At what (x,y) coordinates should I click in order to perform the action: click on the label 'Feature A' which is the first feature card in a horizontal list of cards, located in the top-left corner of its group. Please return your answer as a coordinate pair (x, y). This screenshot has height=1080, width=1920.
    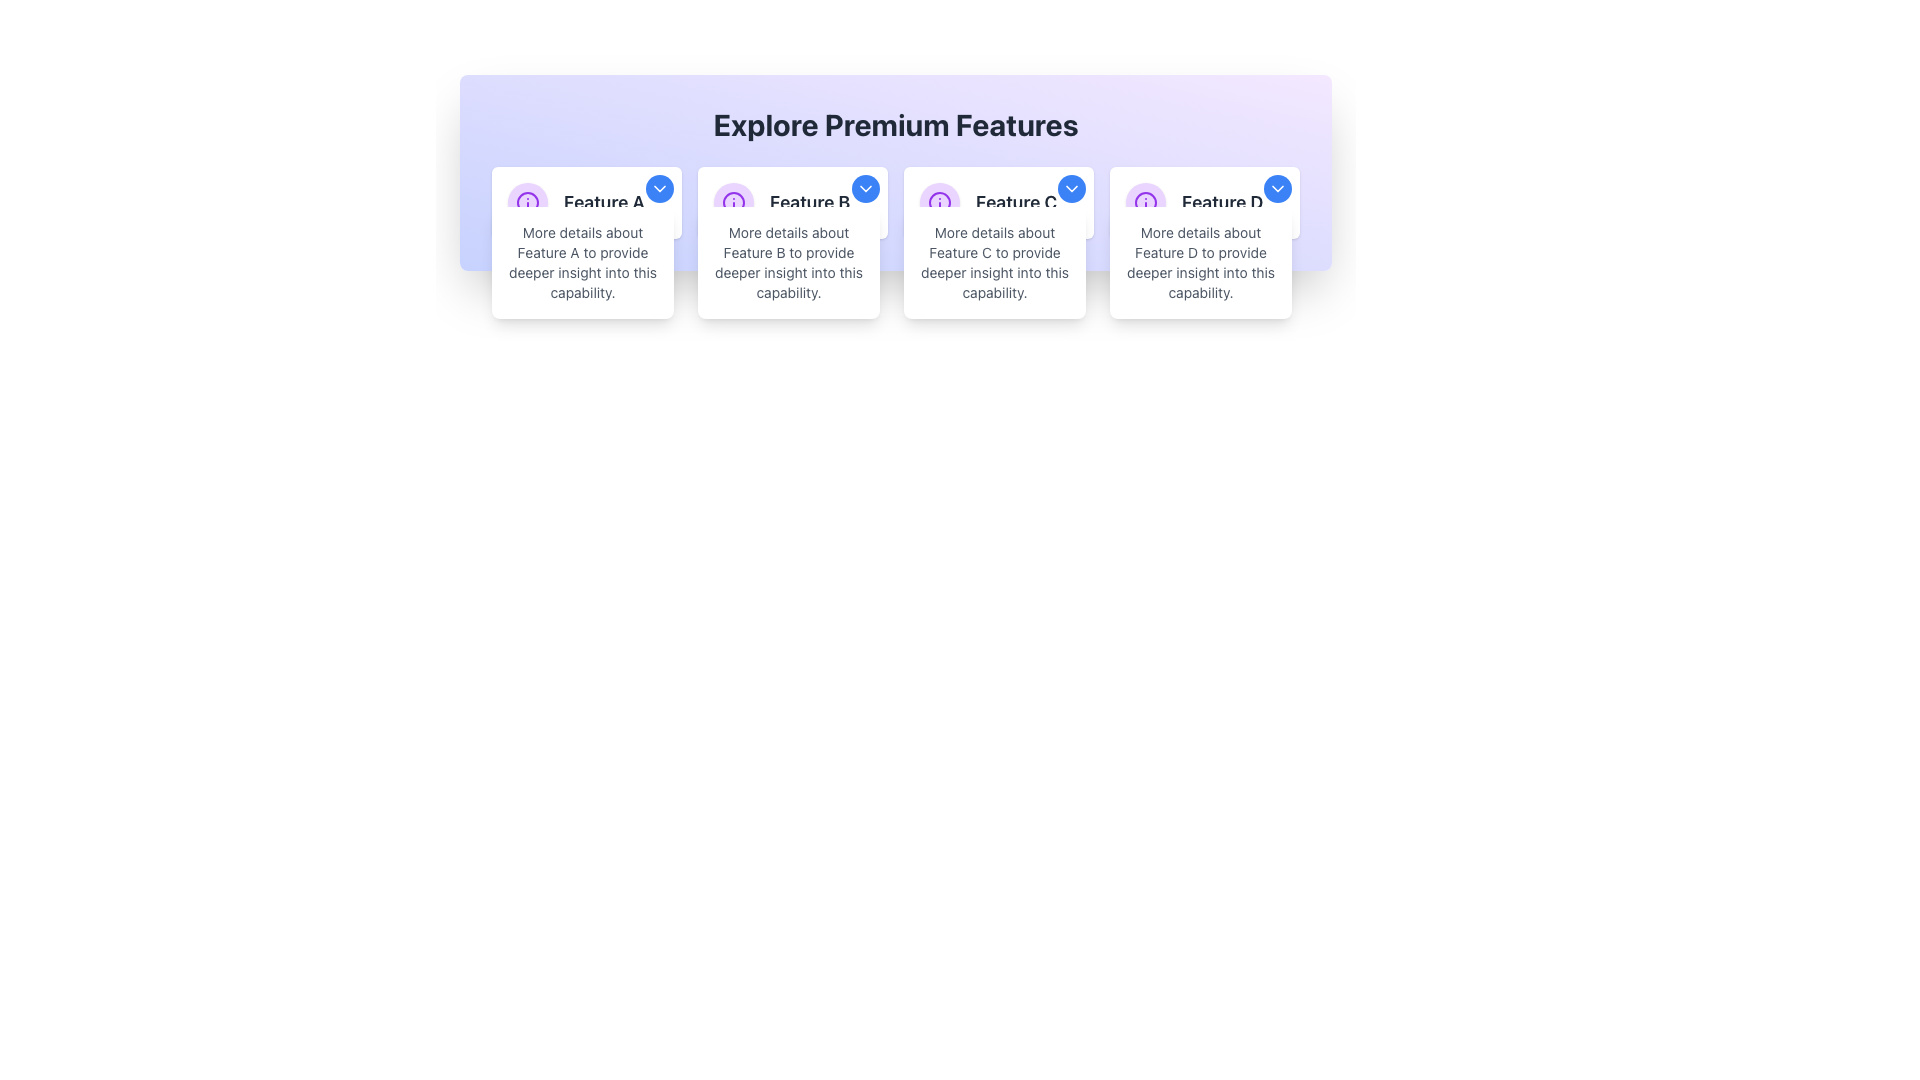
    Looking at the image, I should click on (603, 203).